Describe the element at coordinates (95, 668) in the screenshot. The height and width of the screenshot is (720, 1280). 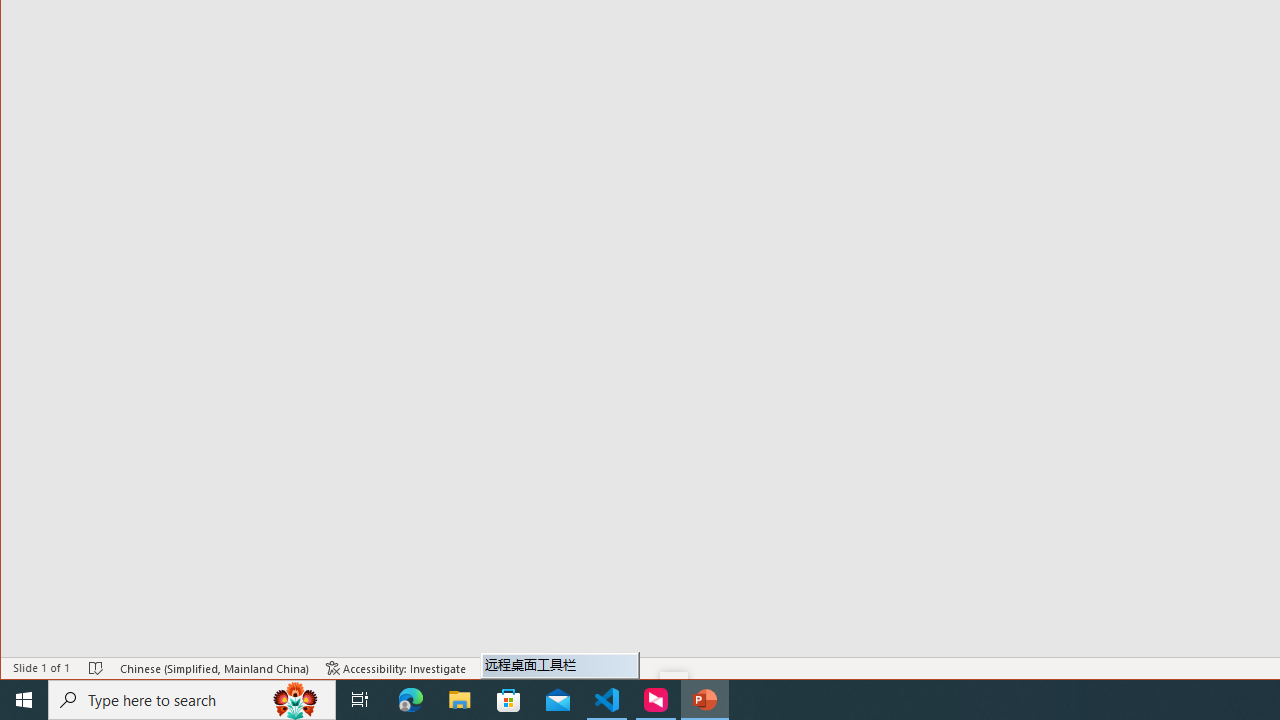
I see `'Spell Check No Errors'` at that location.